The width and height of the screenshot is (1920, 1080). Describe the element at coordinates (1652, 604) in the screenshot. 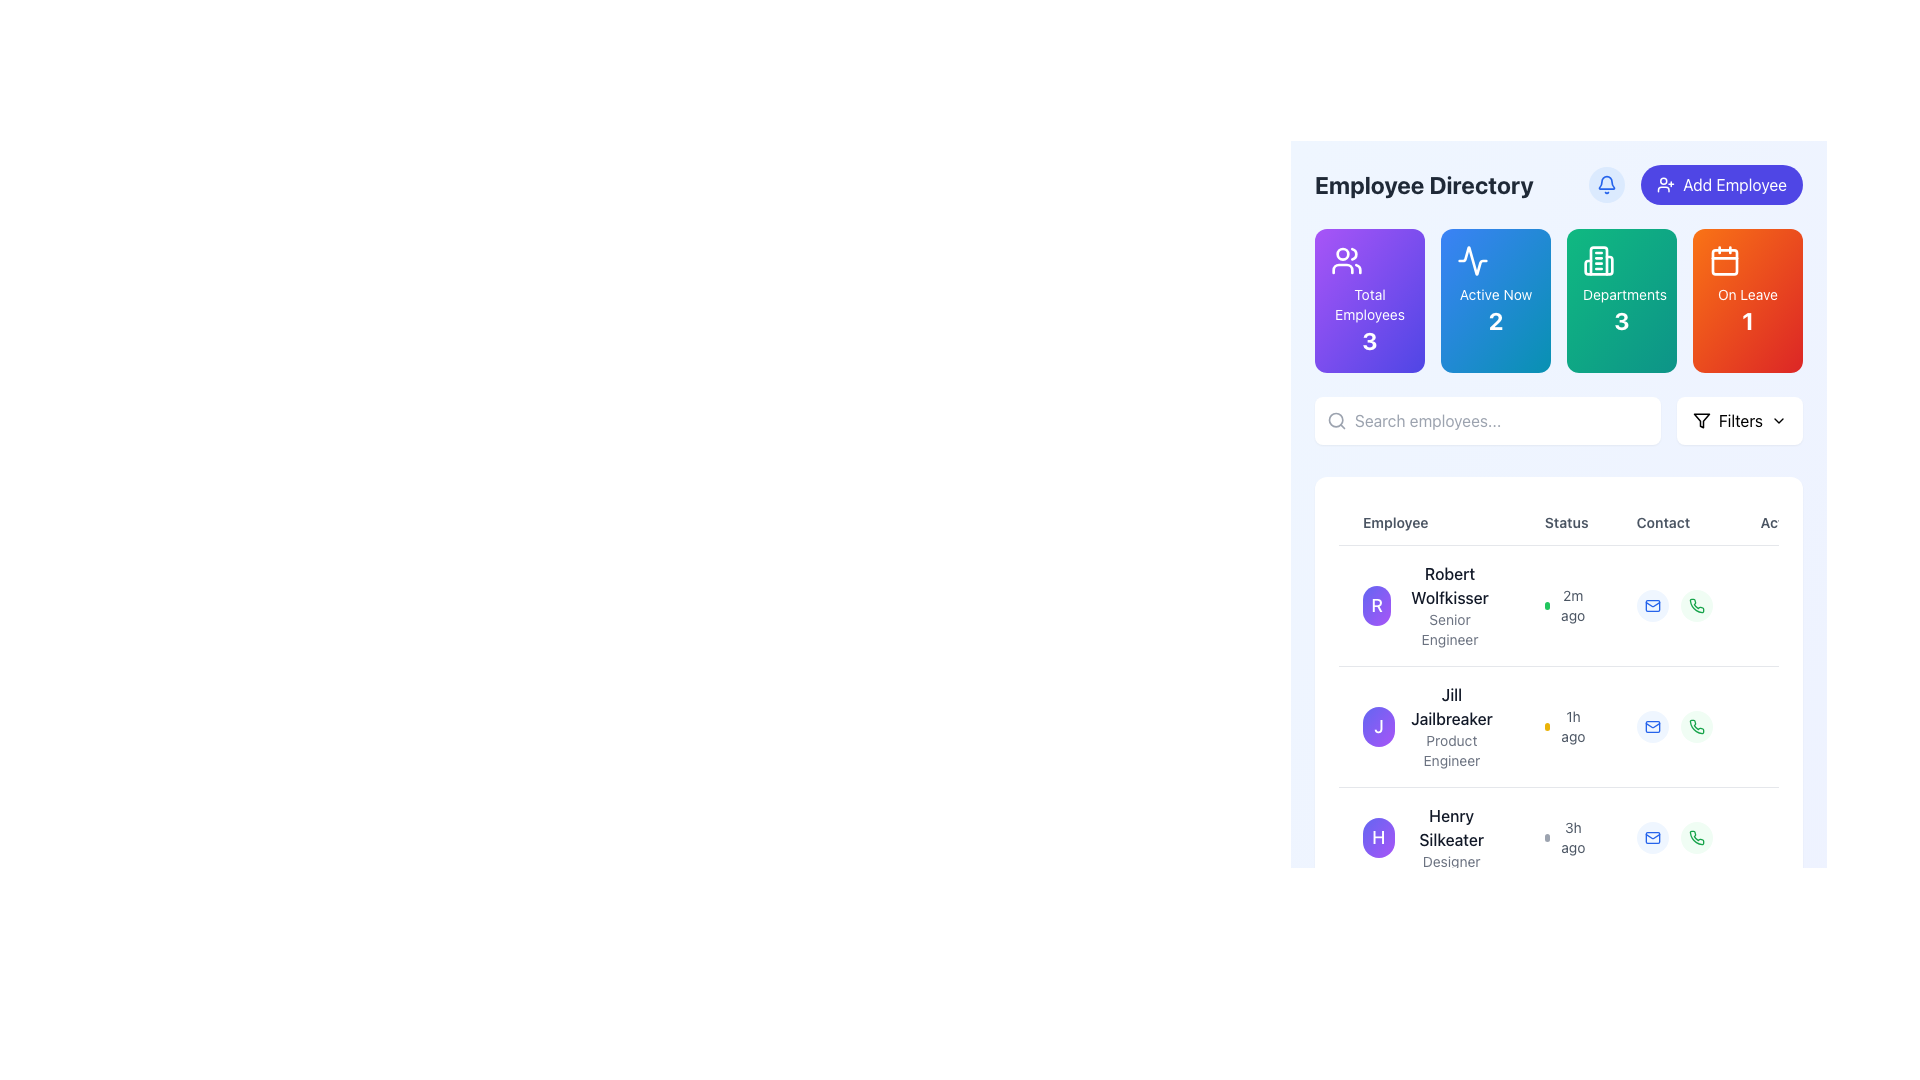

I see `the outlined blue envelope icon in the 'Contact' column for the first employee, Robert Wolfkisser` at that location.